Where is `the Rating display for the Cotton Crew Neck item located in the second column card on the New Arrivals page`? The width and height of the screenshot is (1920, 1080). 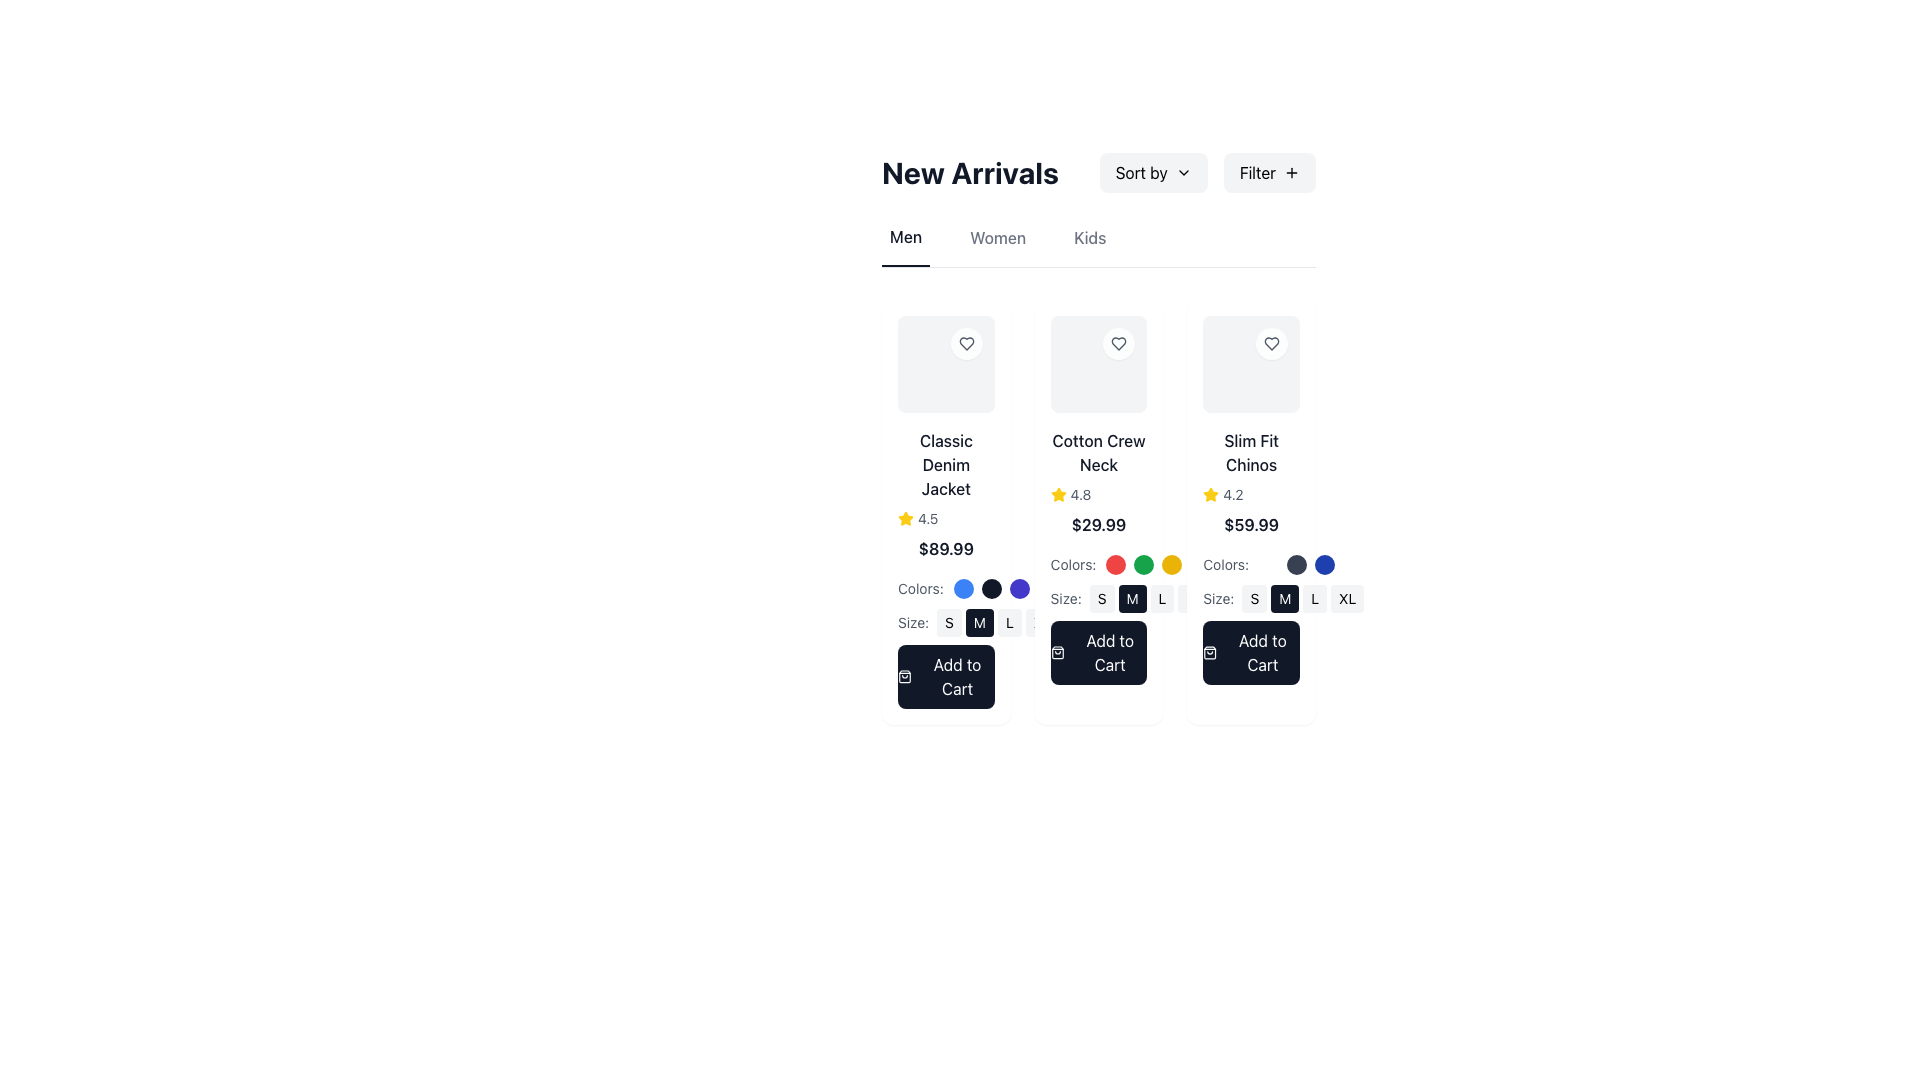
the Rating display for the Cotton Crew Neck item located in the second column card on the New Arrivals page is located at coordinates (1098, 494).